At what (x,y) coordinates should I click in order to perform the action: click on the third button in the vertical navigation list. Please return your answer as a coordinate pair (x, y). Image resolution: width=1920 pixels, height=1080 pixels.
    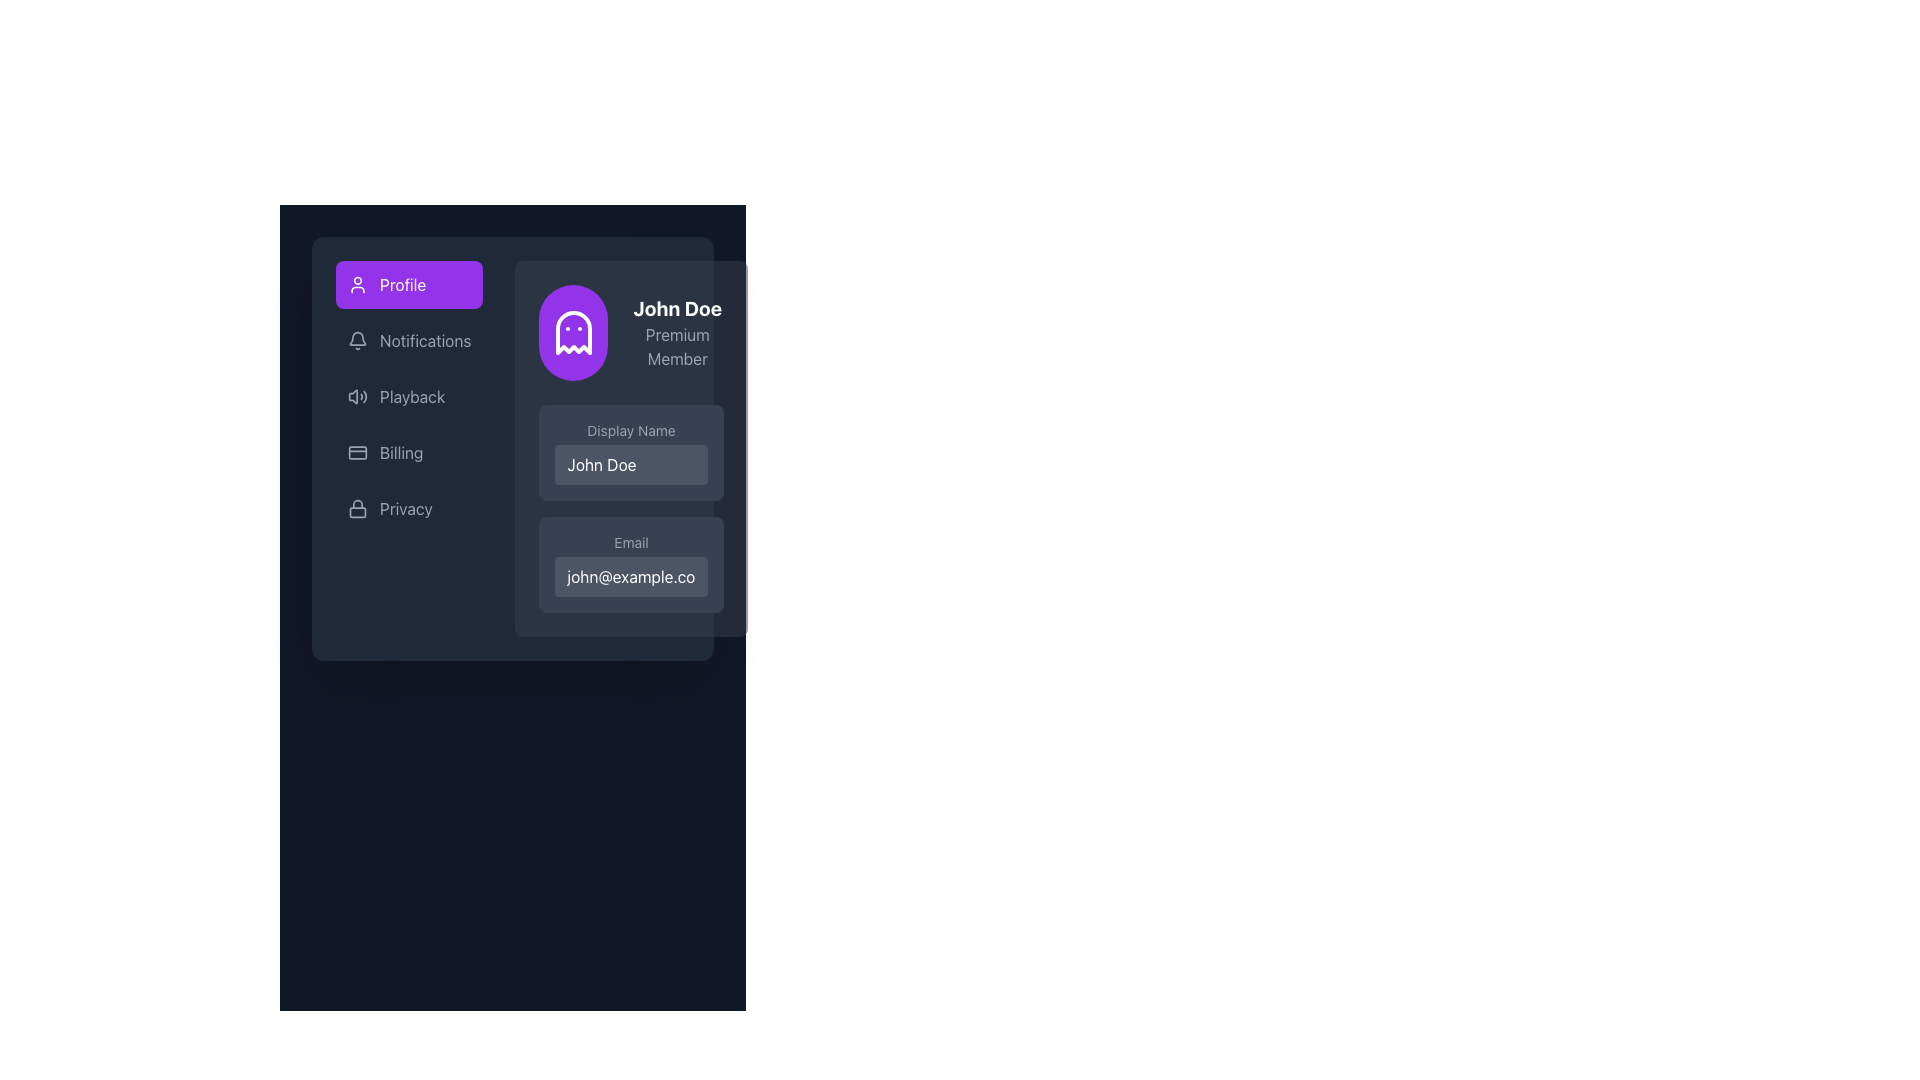
    Looking at the image, I should click on (408, 397).